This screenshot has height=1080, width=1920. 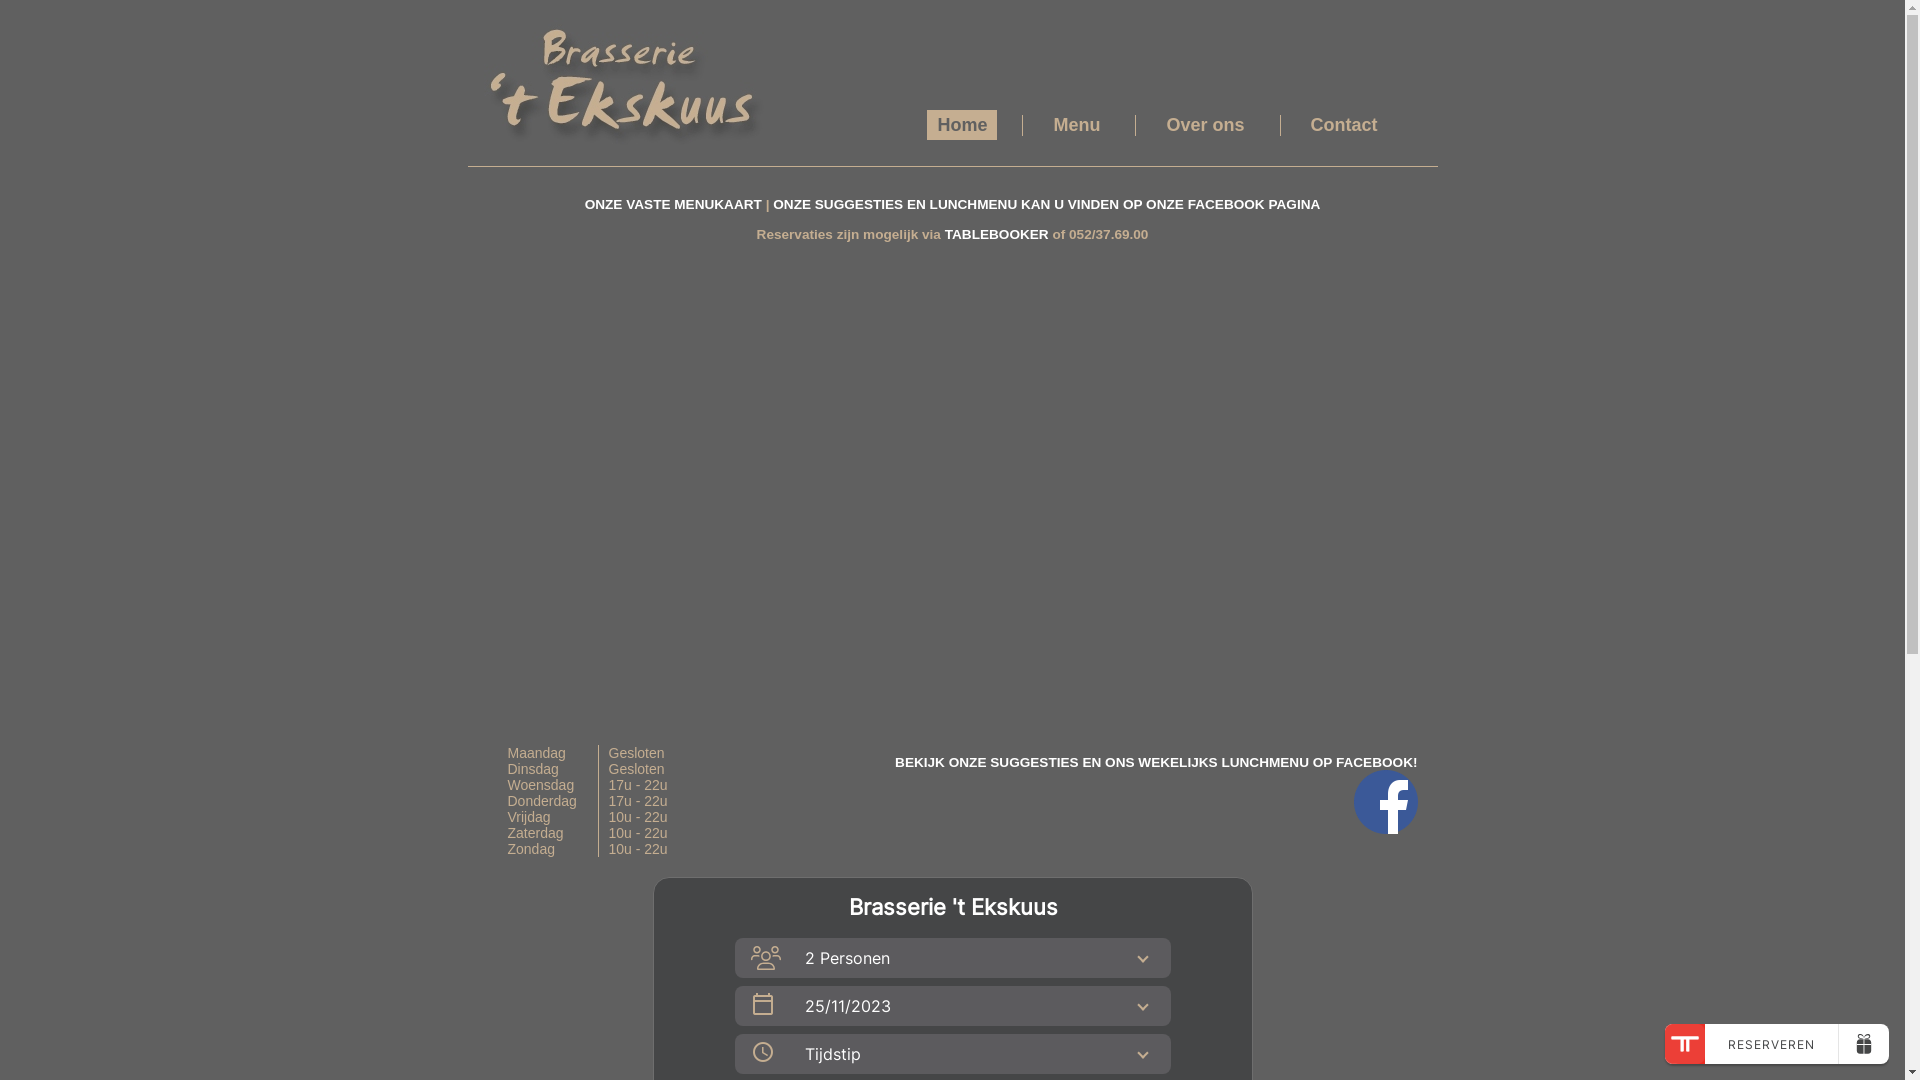 What do you see at coordinates (584, 204) in the screenshot?
I see `'ONZE VASTE MENUKAART'` at bounding box center [584, 204].